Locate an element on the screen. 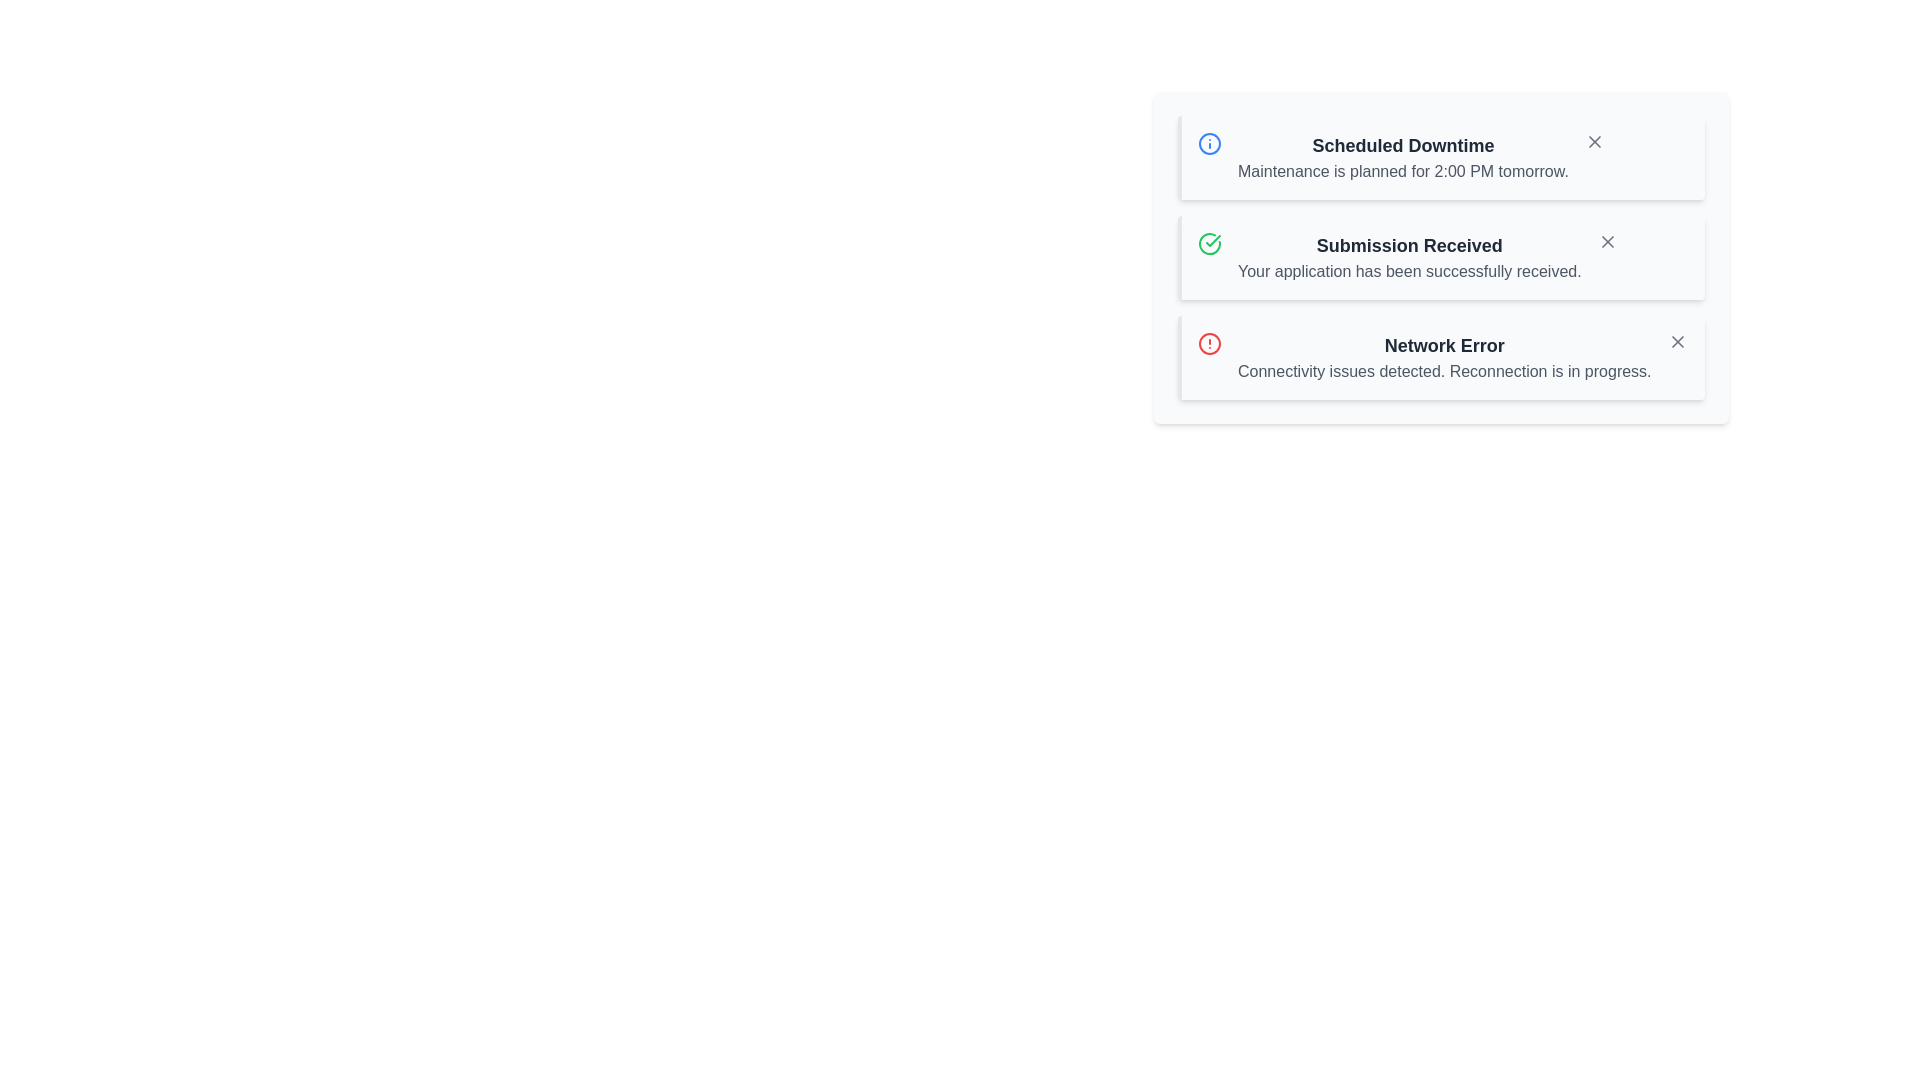 This screenshot has width=1920, height=1080. the appearance of the error icon located within the notification card titled 'Network Error' with supplementary text indicating 'Connectivity issues detected.' is located at coordinates (1208, 342).